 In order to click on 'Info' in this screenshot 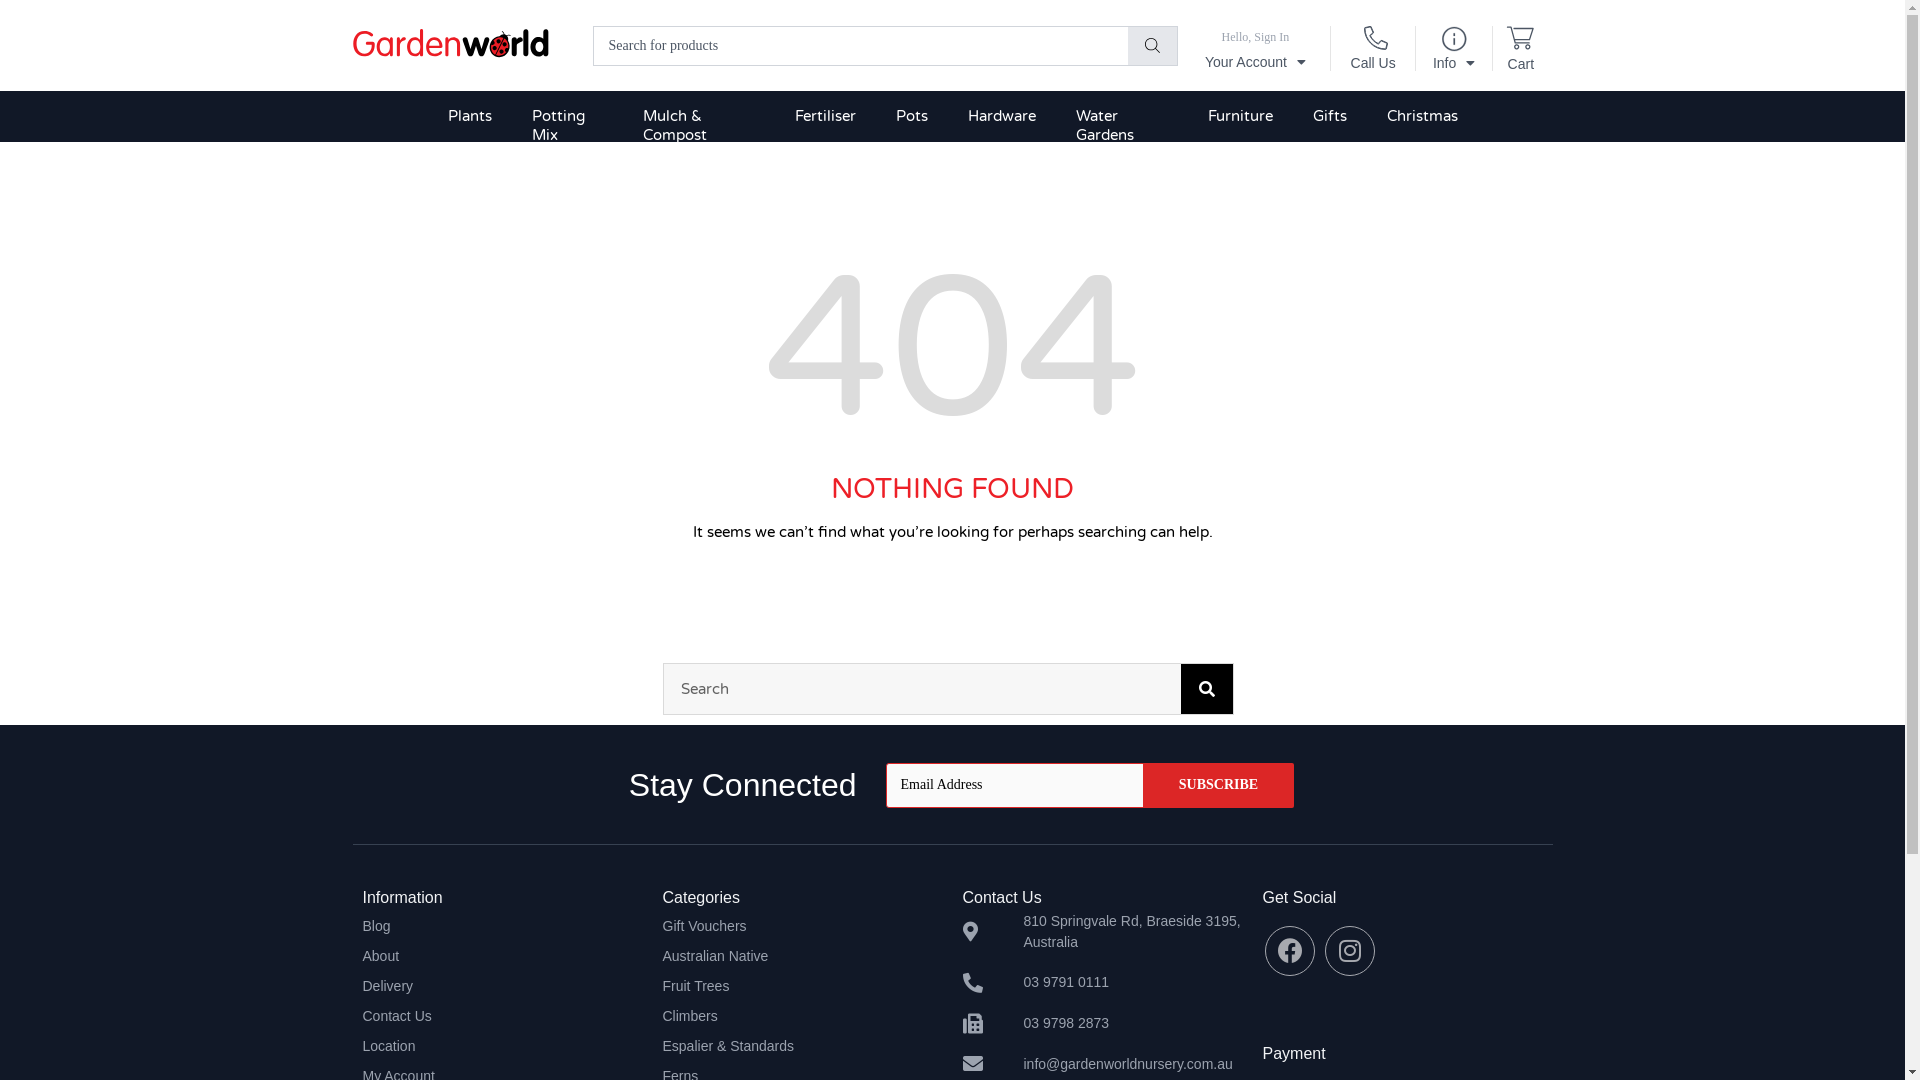, I will do `click(1454, 54)`.